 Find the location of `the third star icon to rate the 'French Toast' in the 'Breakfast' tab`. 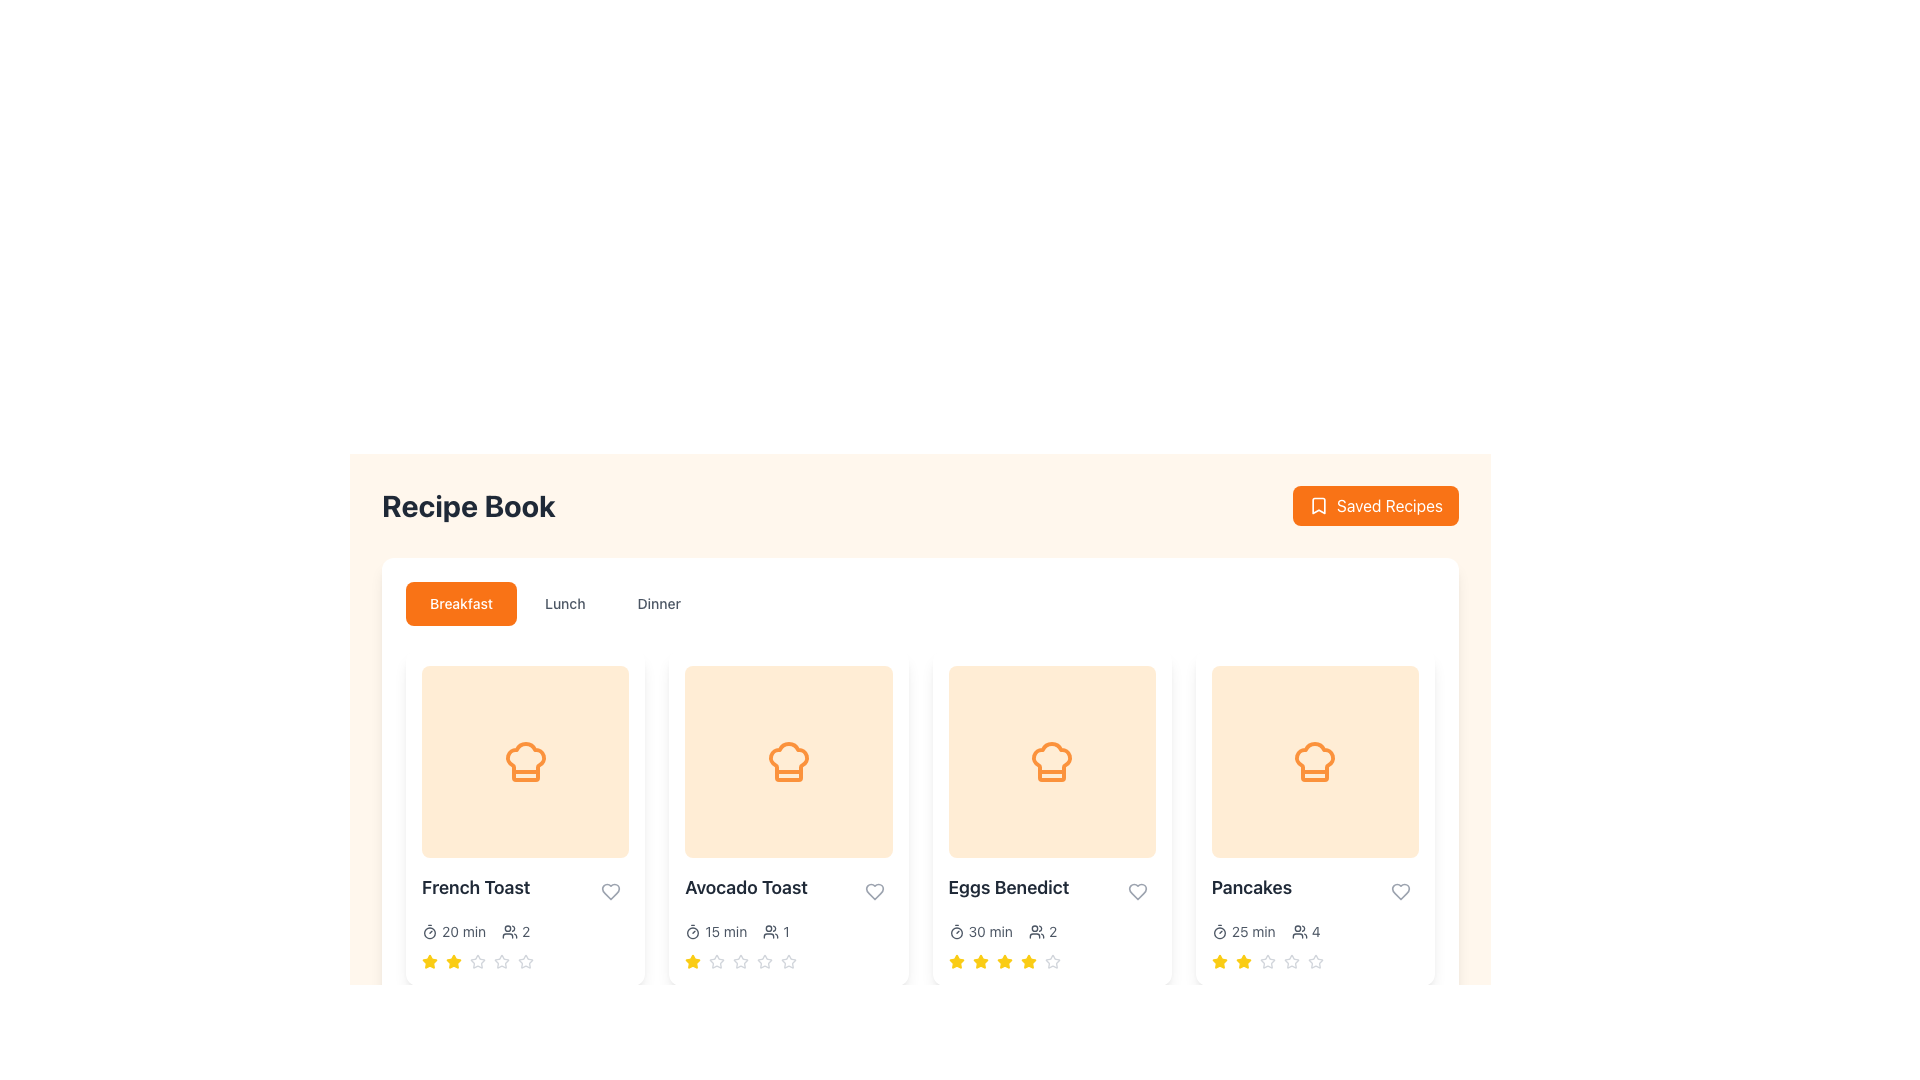

the third star icon to rate the 'French Toast' in the 'Breakfast' tab is located at coordinates (477, 960).